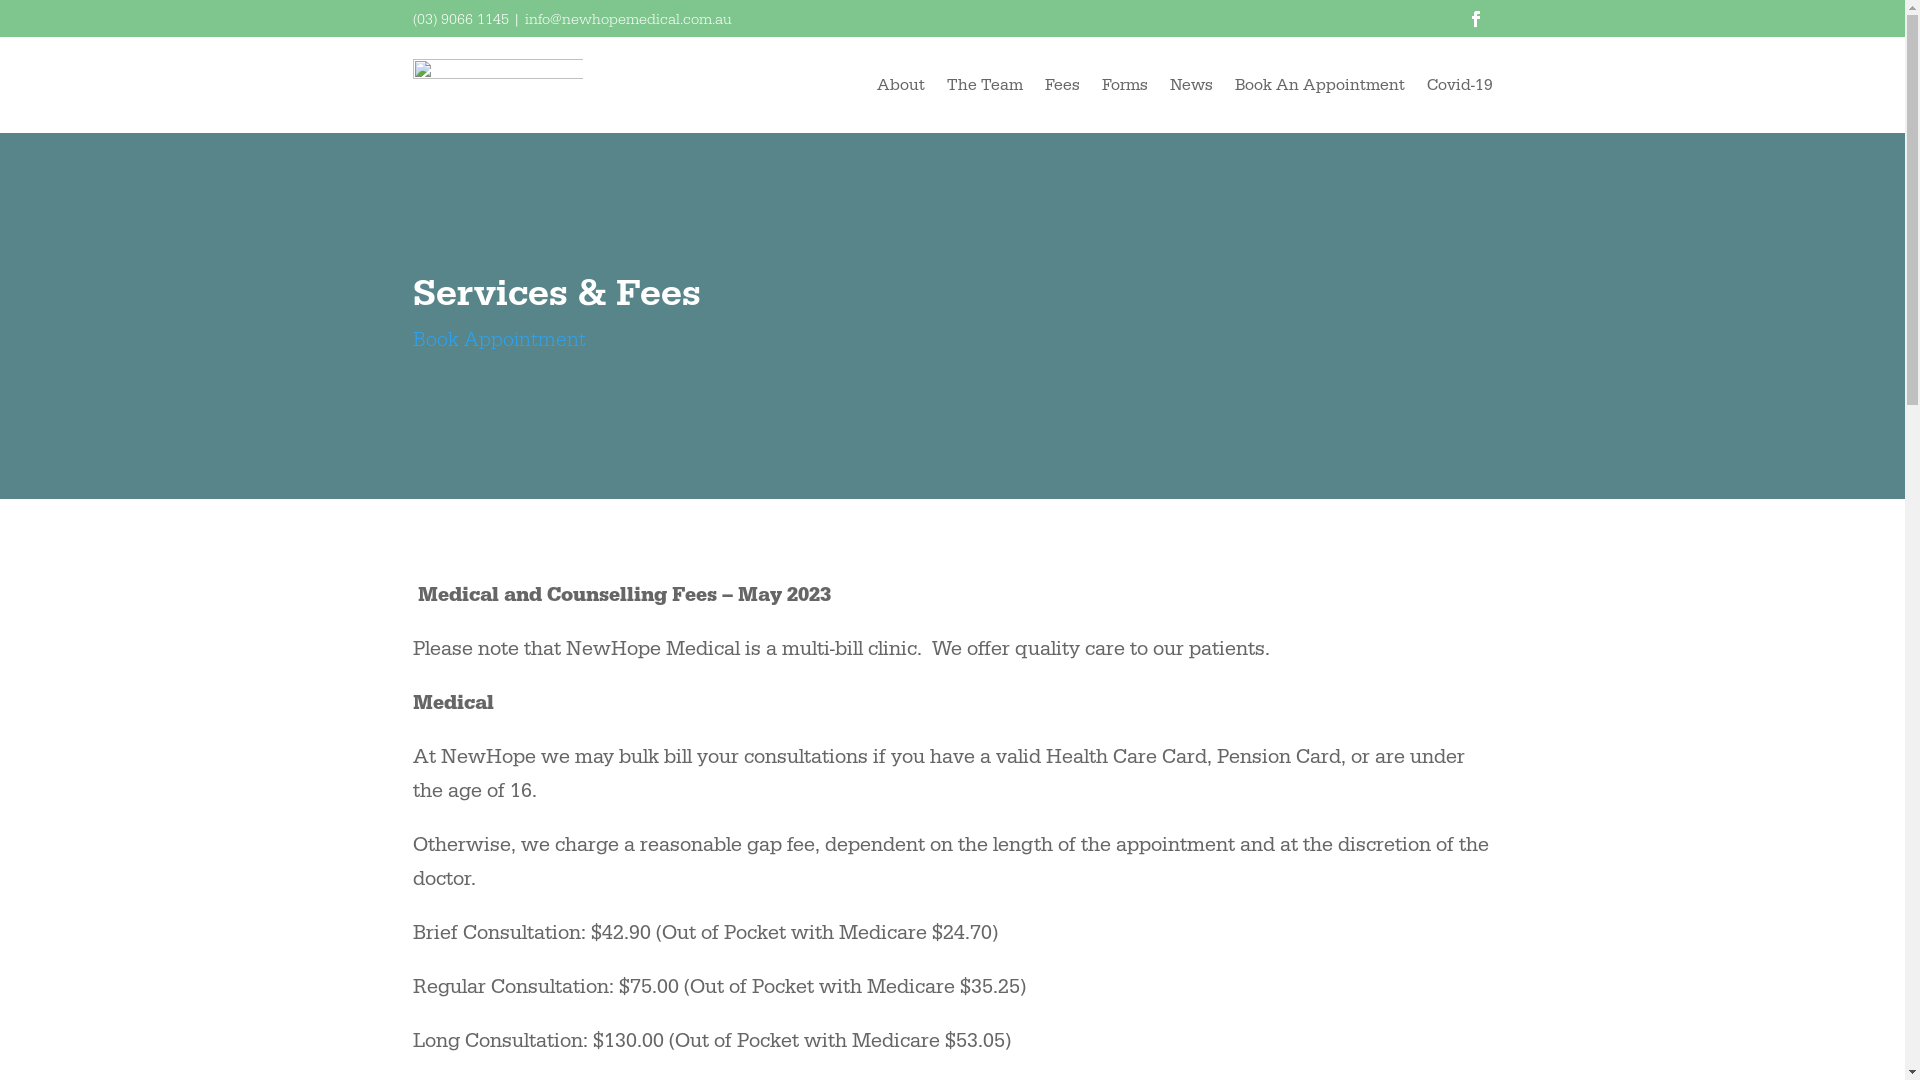 The width and height of the screenshot is (1920, 1080). I want to click on 'Follow on Facebook', so click(1476, 19).